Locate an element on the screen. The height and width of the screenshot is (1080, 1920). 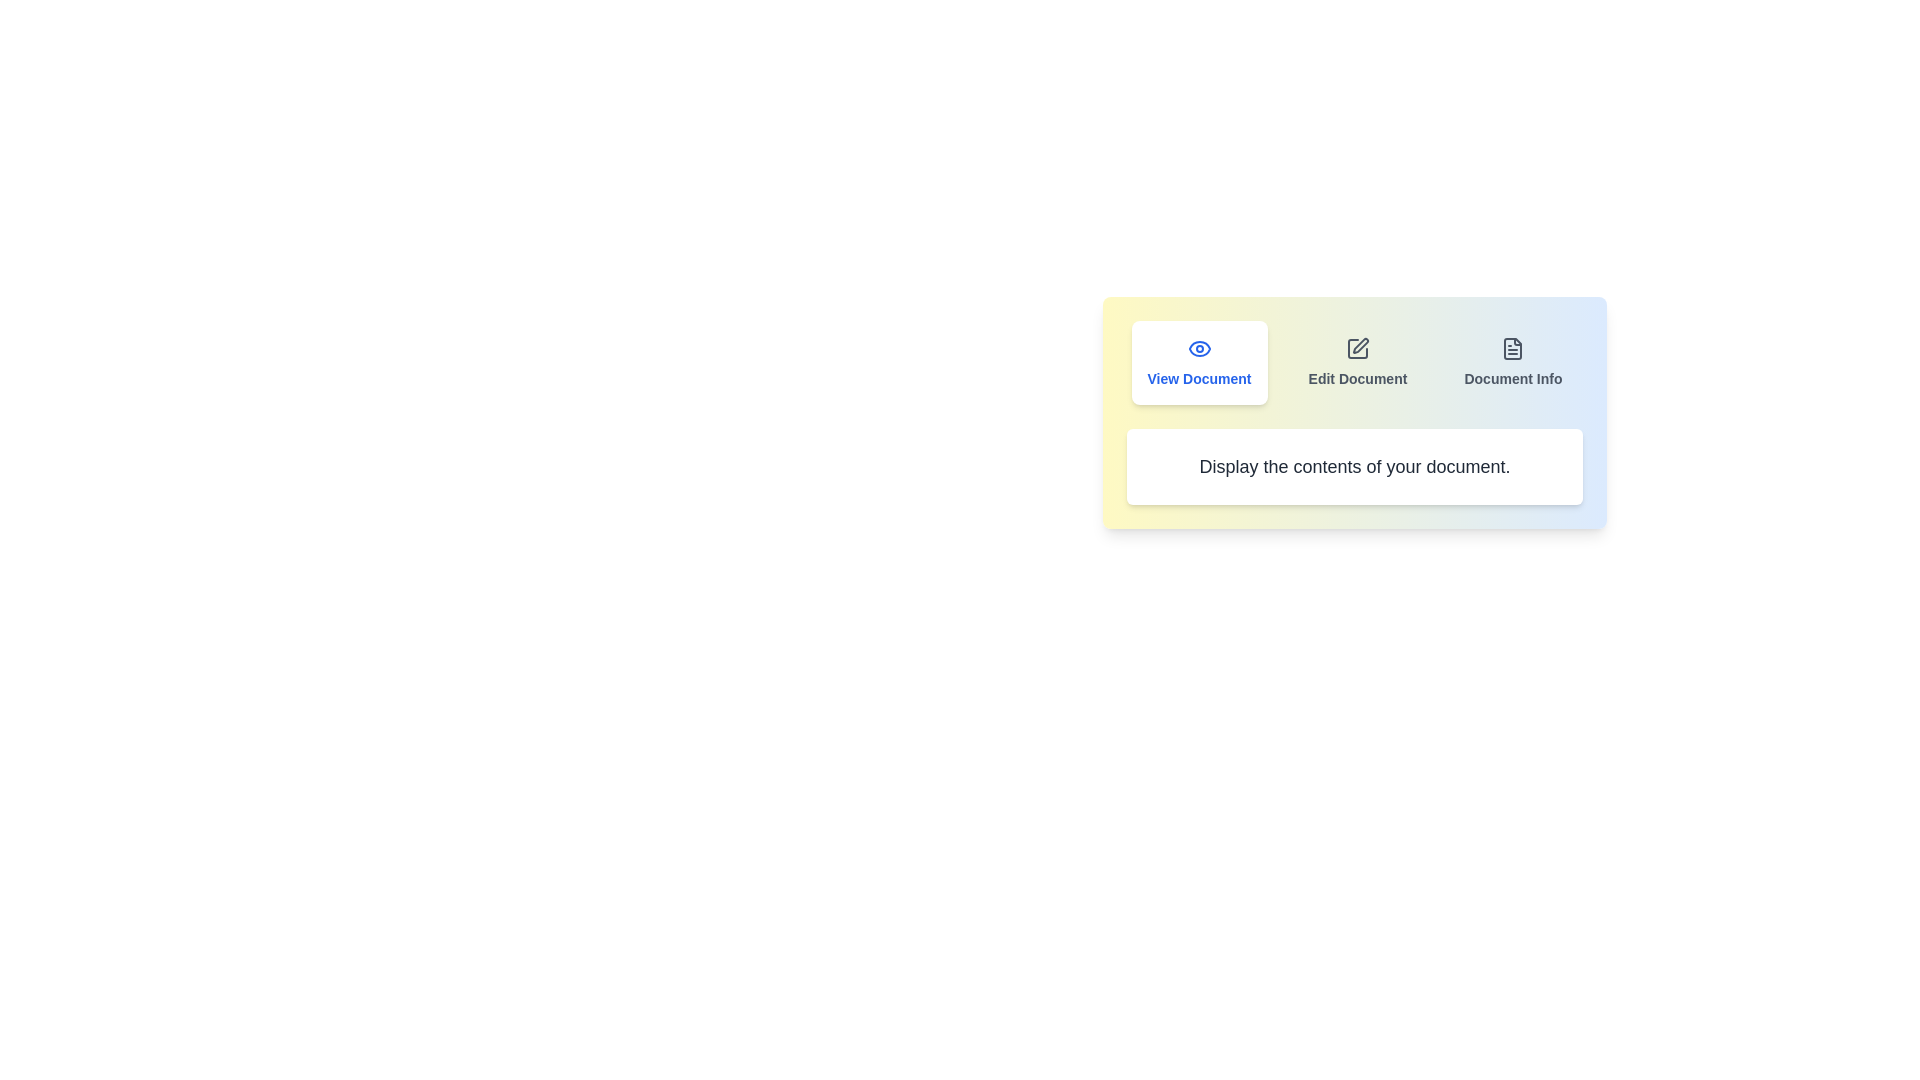
the button labeled Edit Document to trigger its hover effect is located at coordinates (1358, 362).